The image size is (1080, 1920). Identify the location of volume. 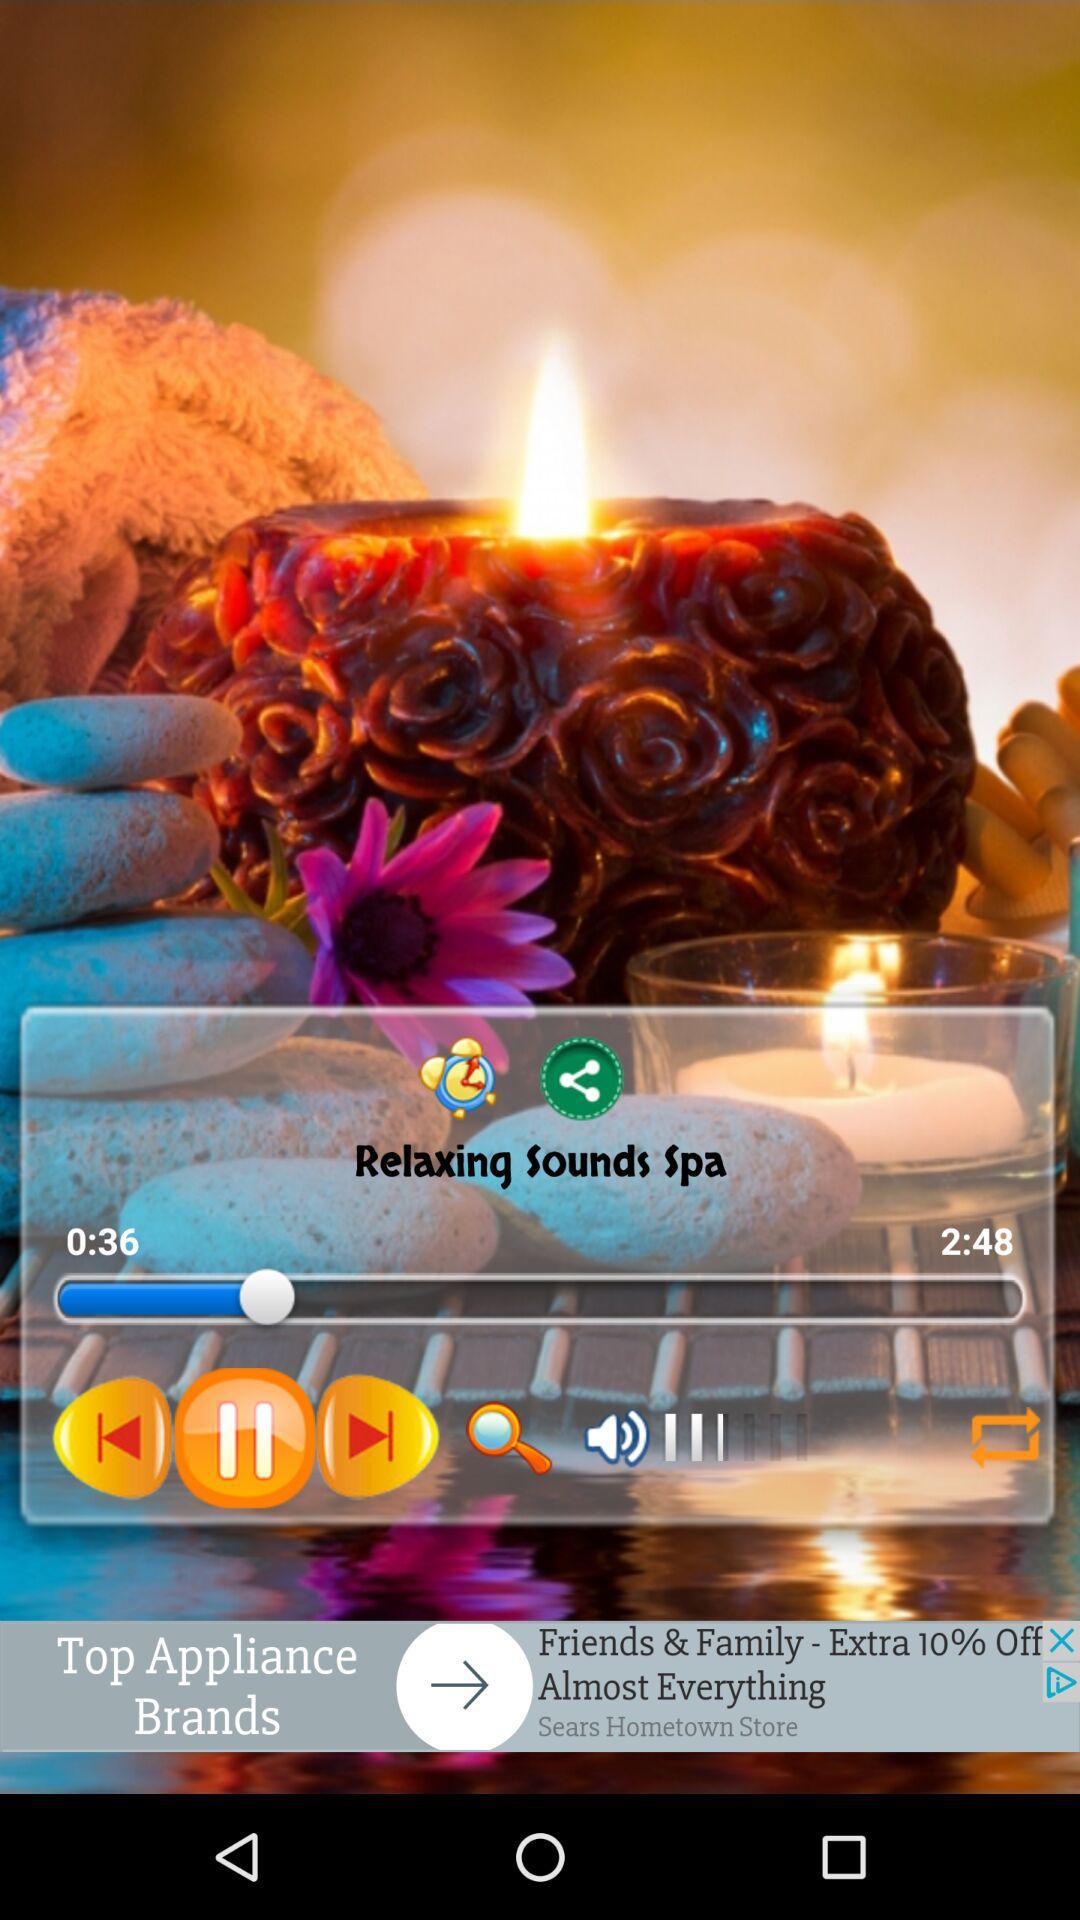
(616, 1436).